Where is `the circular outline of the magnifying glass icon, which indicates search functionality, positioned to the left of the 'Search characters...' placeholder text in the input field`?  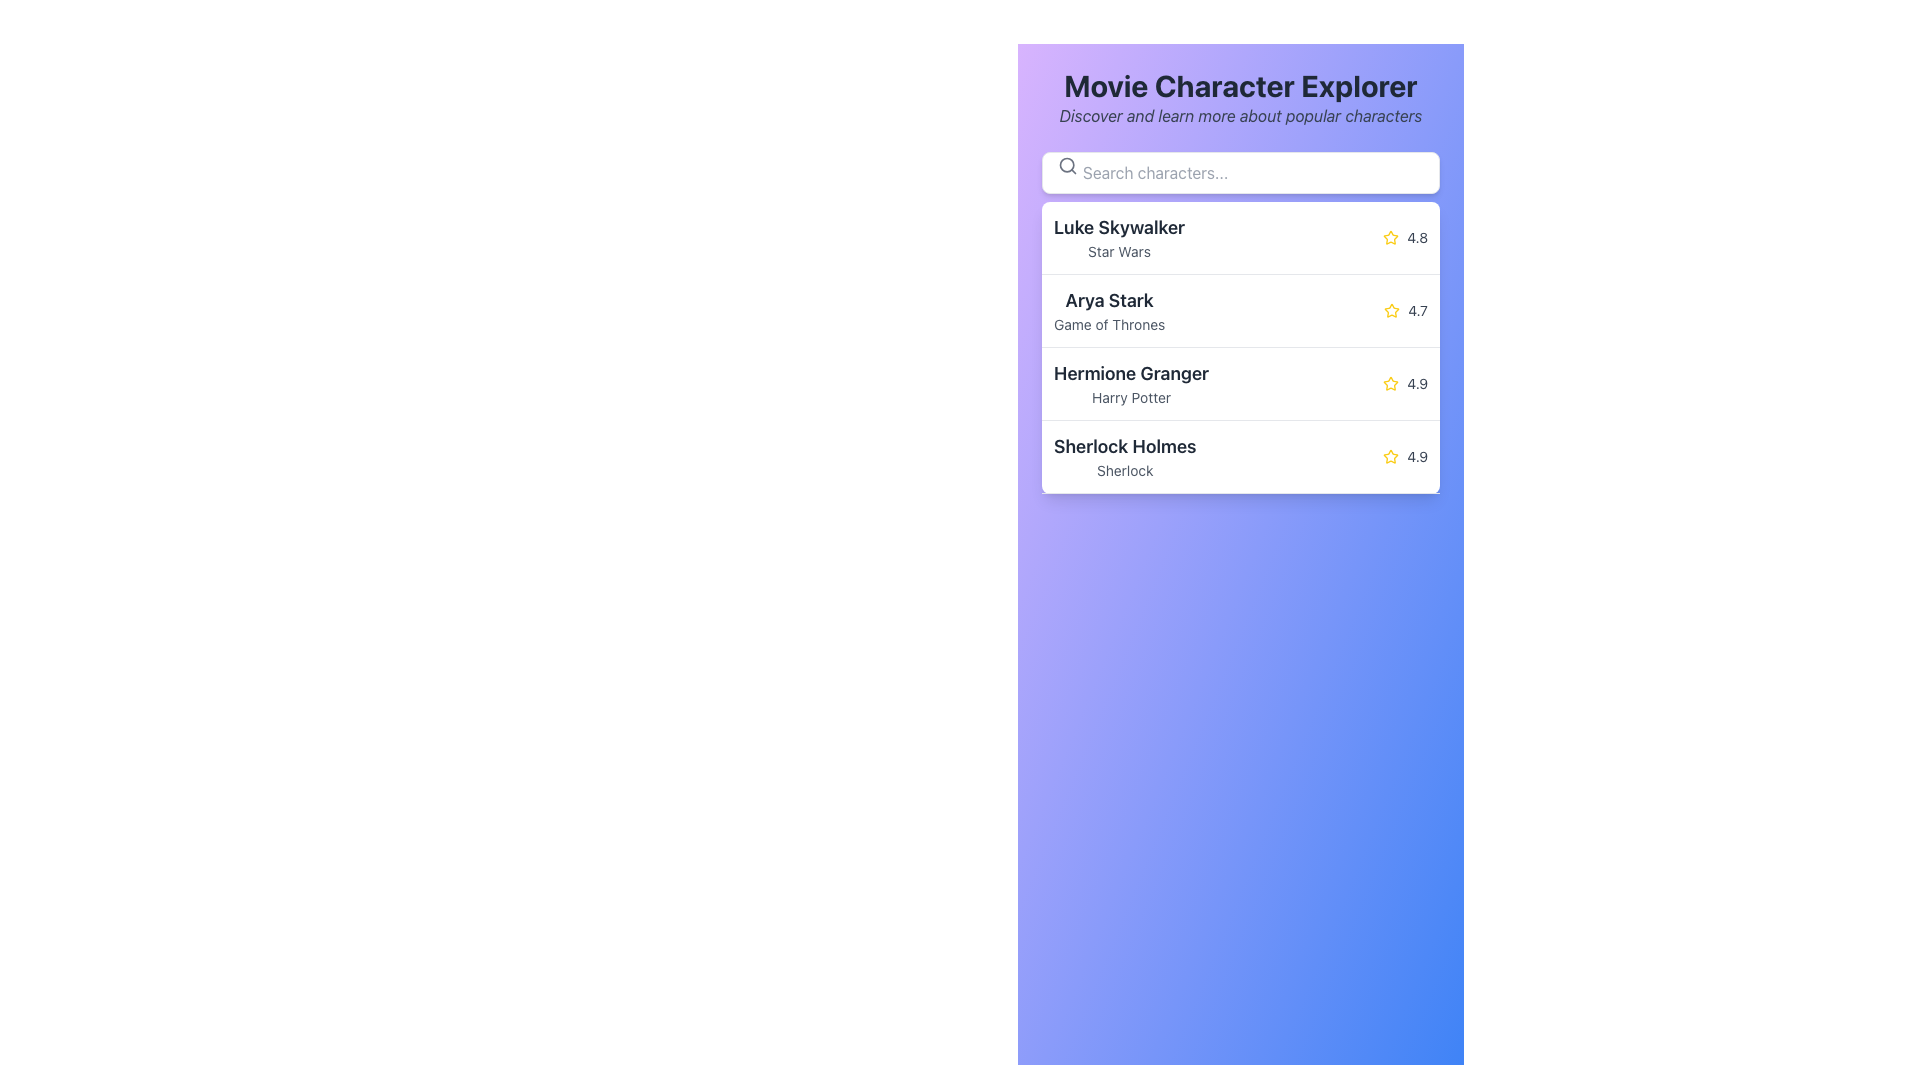
the circular outline of the magnifying glass icon, which indicates search functionality, positioned to the left of the 'Search characters...' placeholder text in the input field is located at coordinates (1066, 164).